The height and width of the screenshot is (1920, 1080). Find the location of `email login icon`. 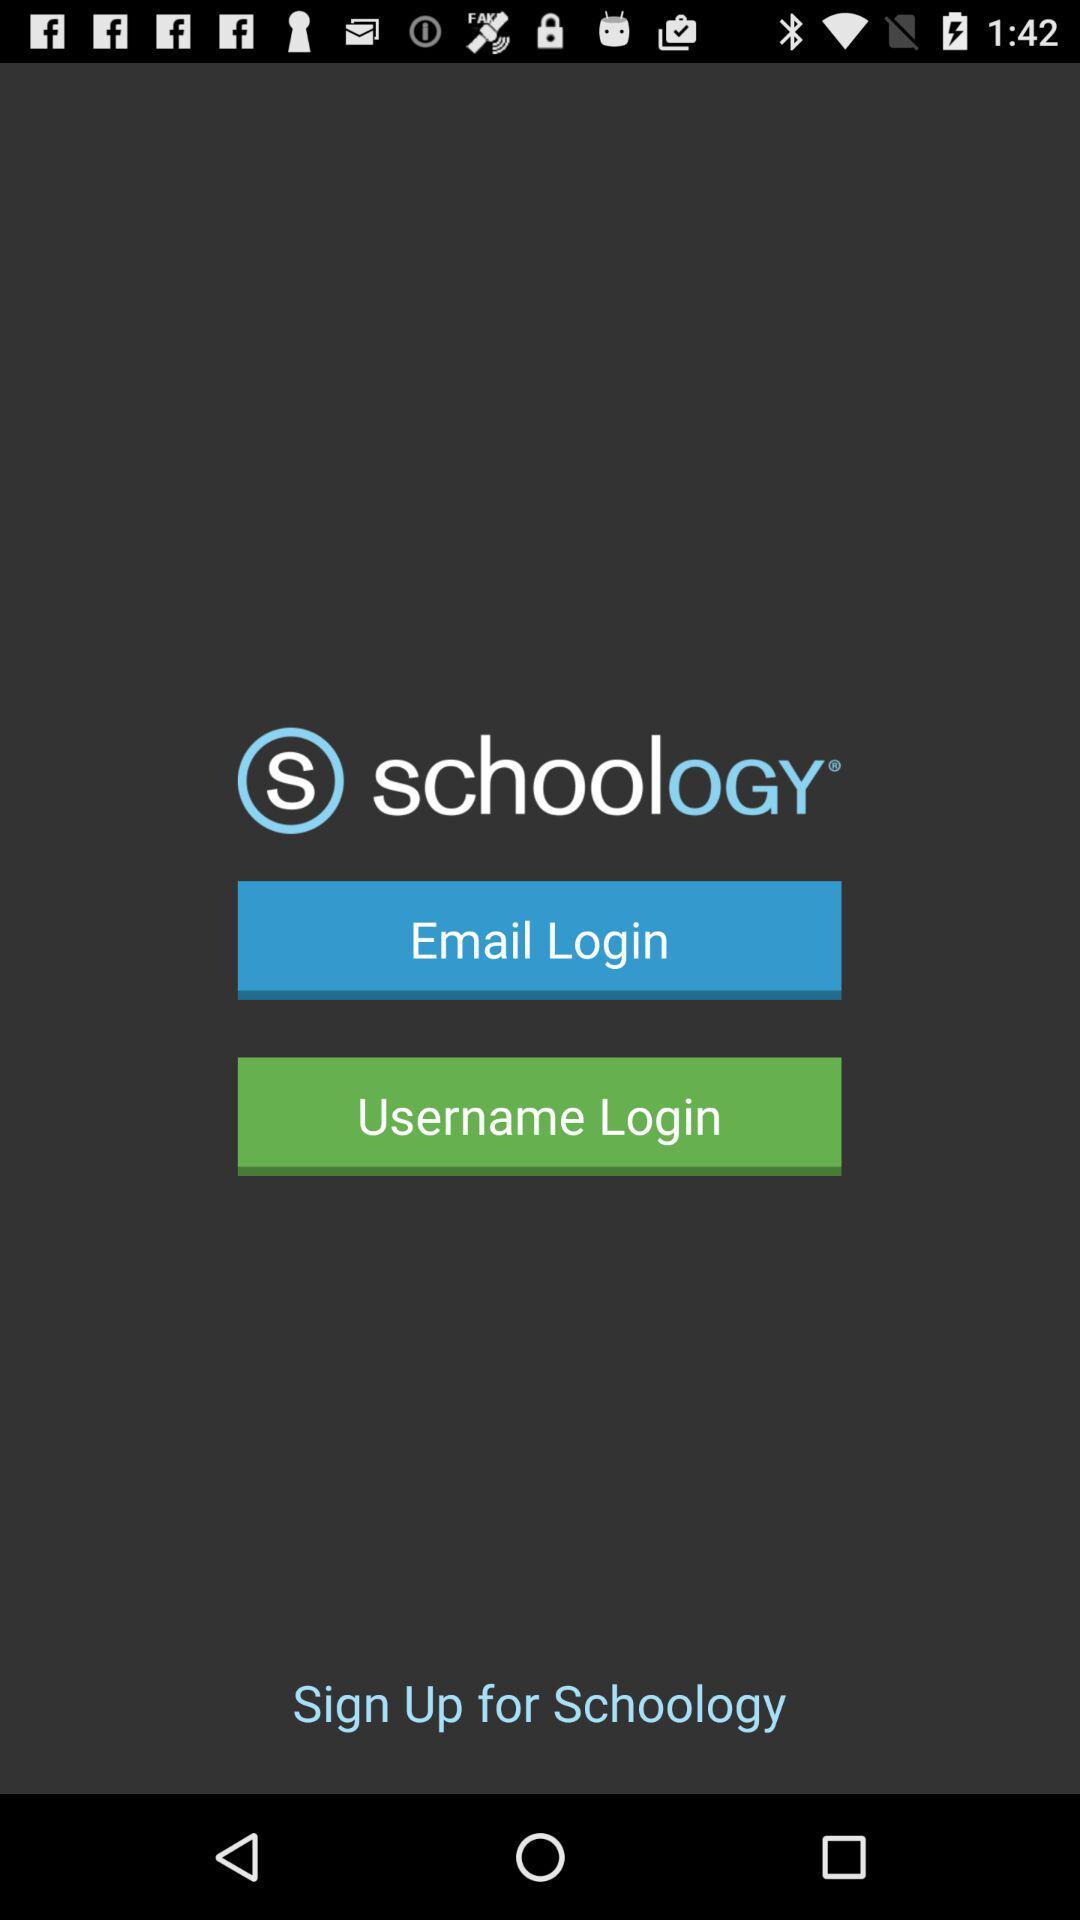

email login icon is located at coordinates (538, 939).